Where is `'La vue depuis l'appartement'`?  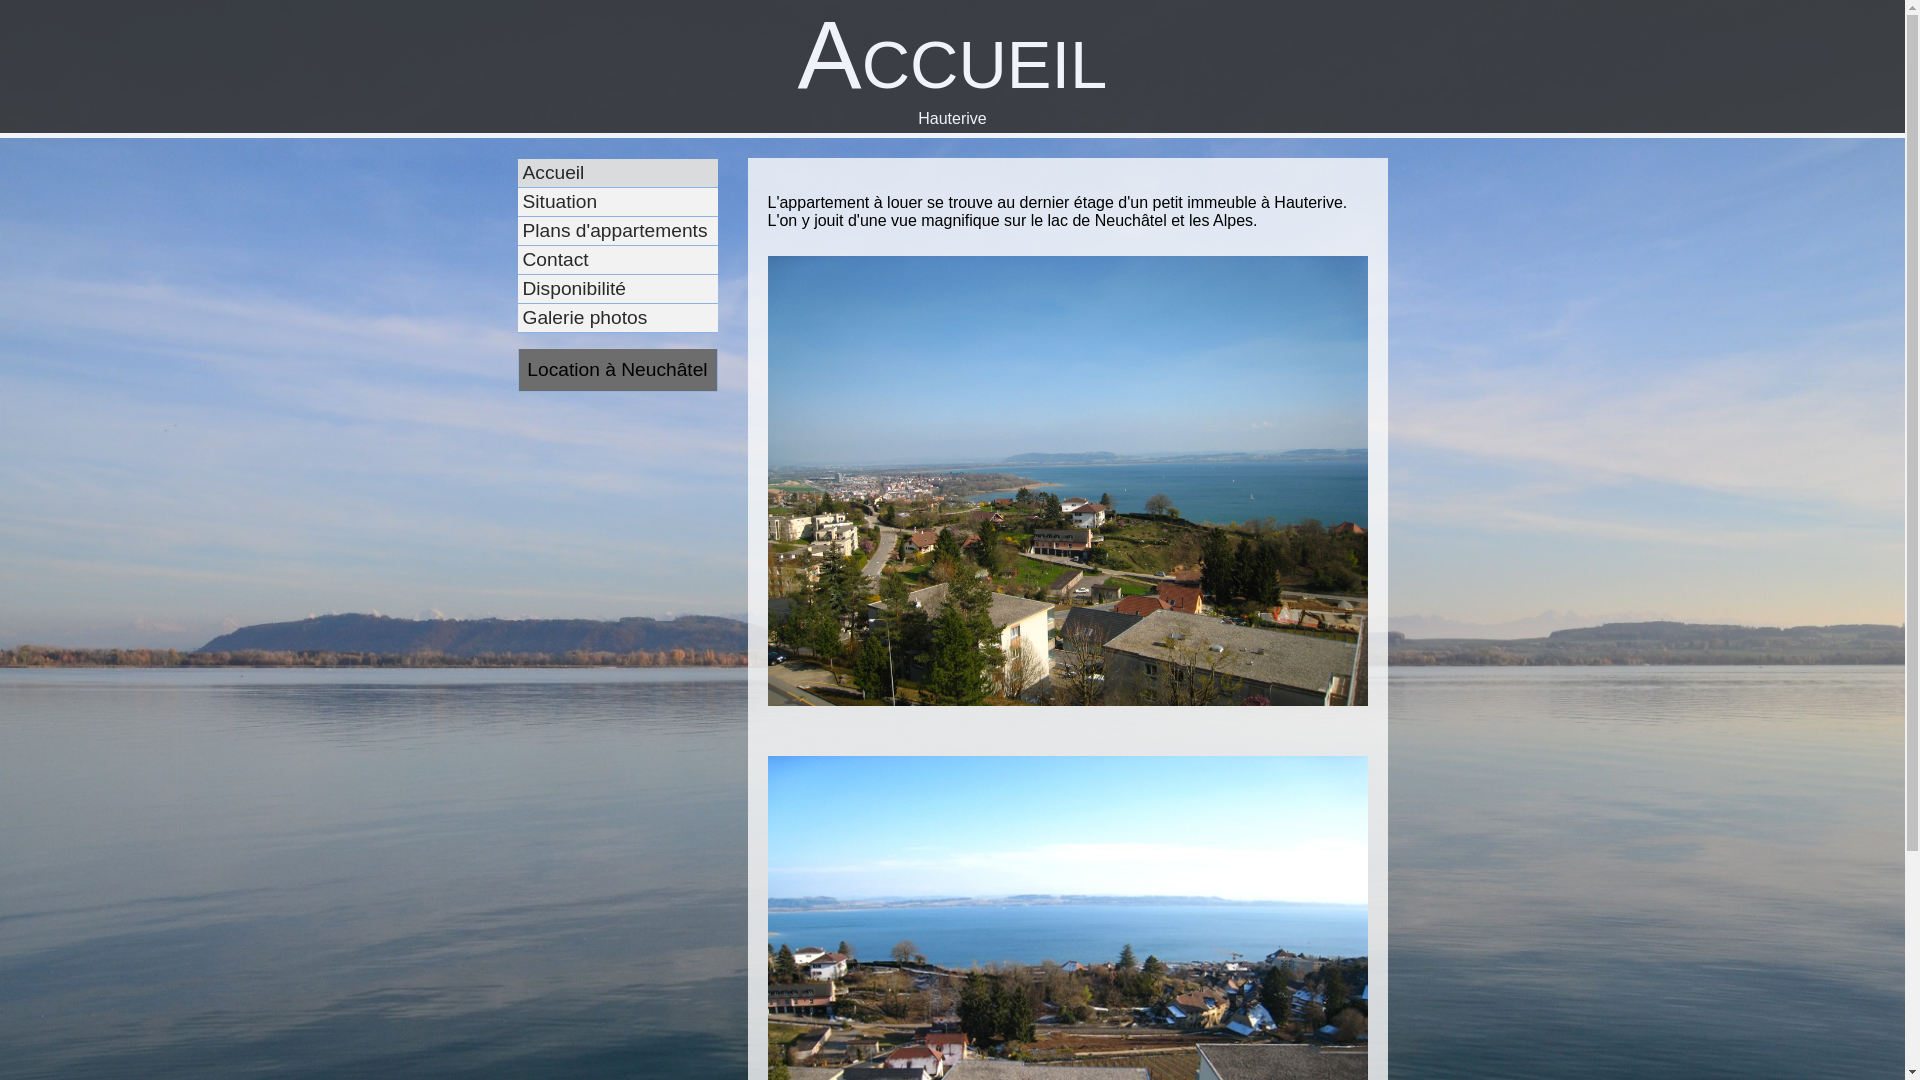 'La vue depuis l'appartement' is located at coordinates (1067, 490).